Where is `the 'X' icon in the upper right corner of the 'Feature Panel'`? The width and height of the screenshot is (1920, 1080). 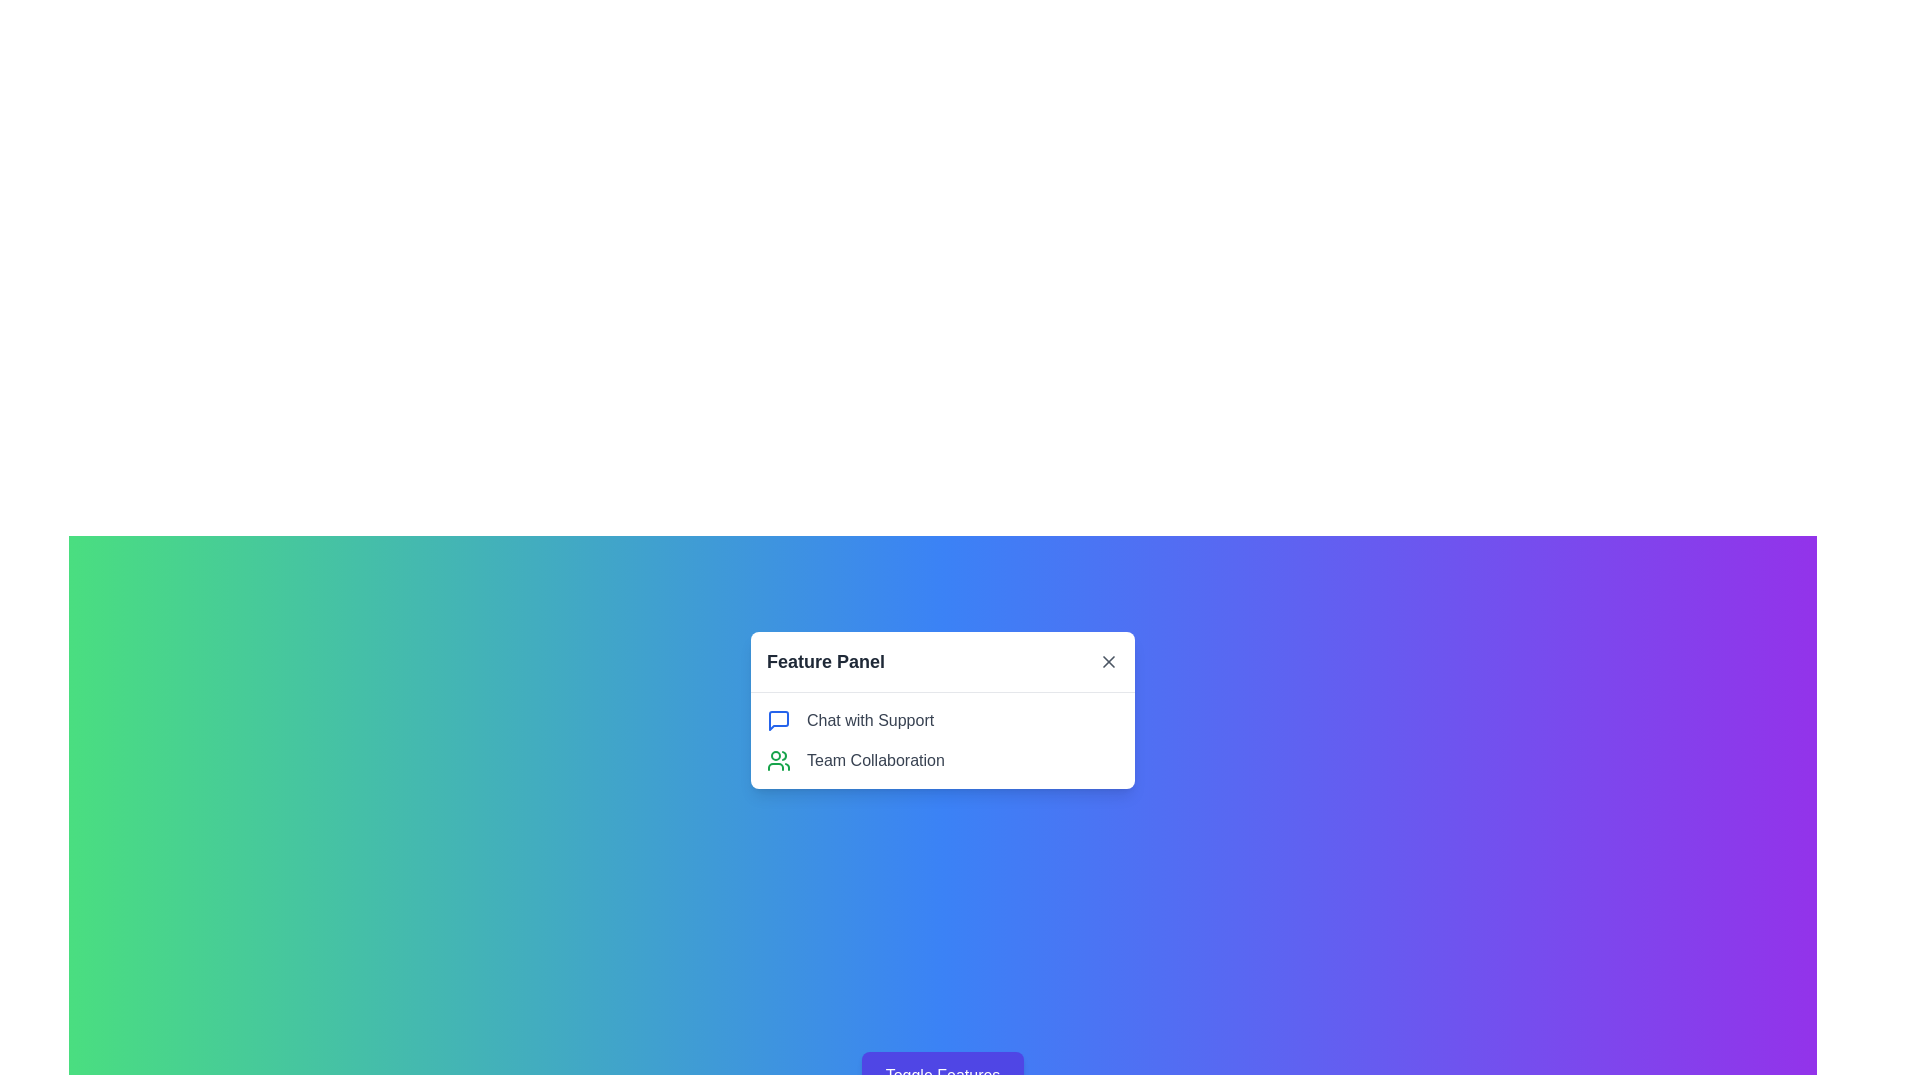 the 'X' icon in the upper right corner of the 'Feature Panel' is located at coordinates (1107, 662).